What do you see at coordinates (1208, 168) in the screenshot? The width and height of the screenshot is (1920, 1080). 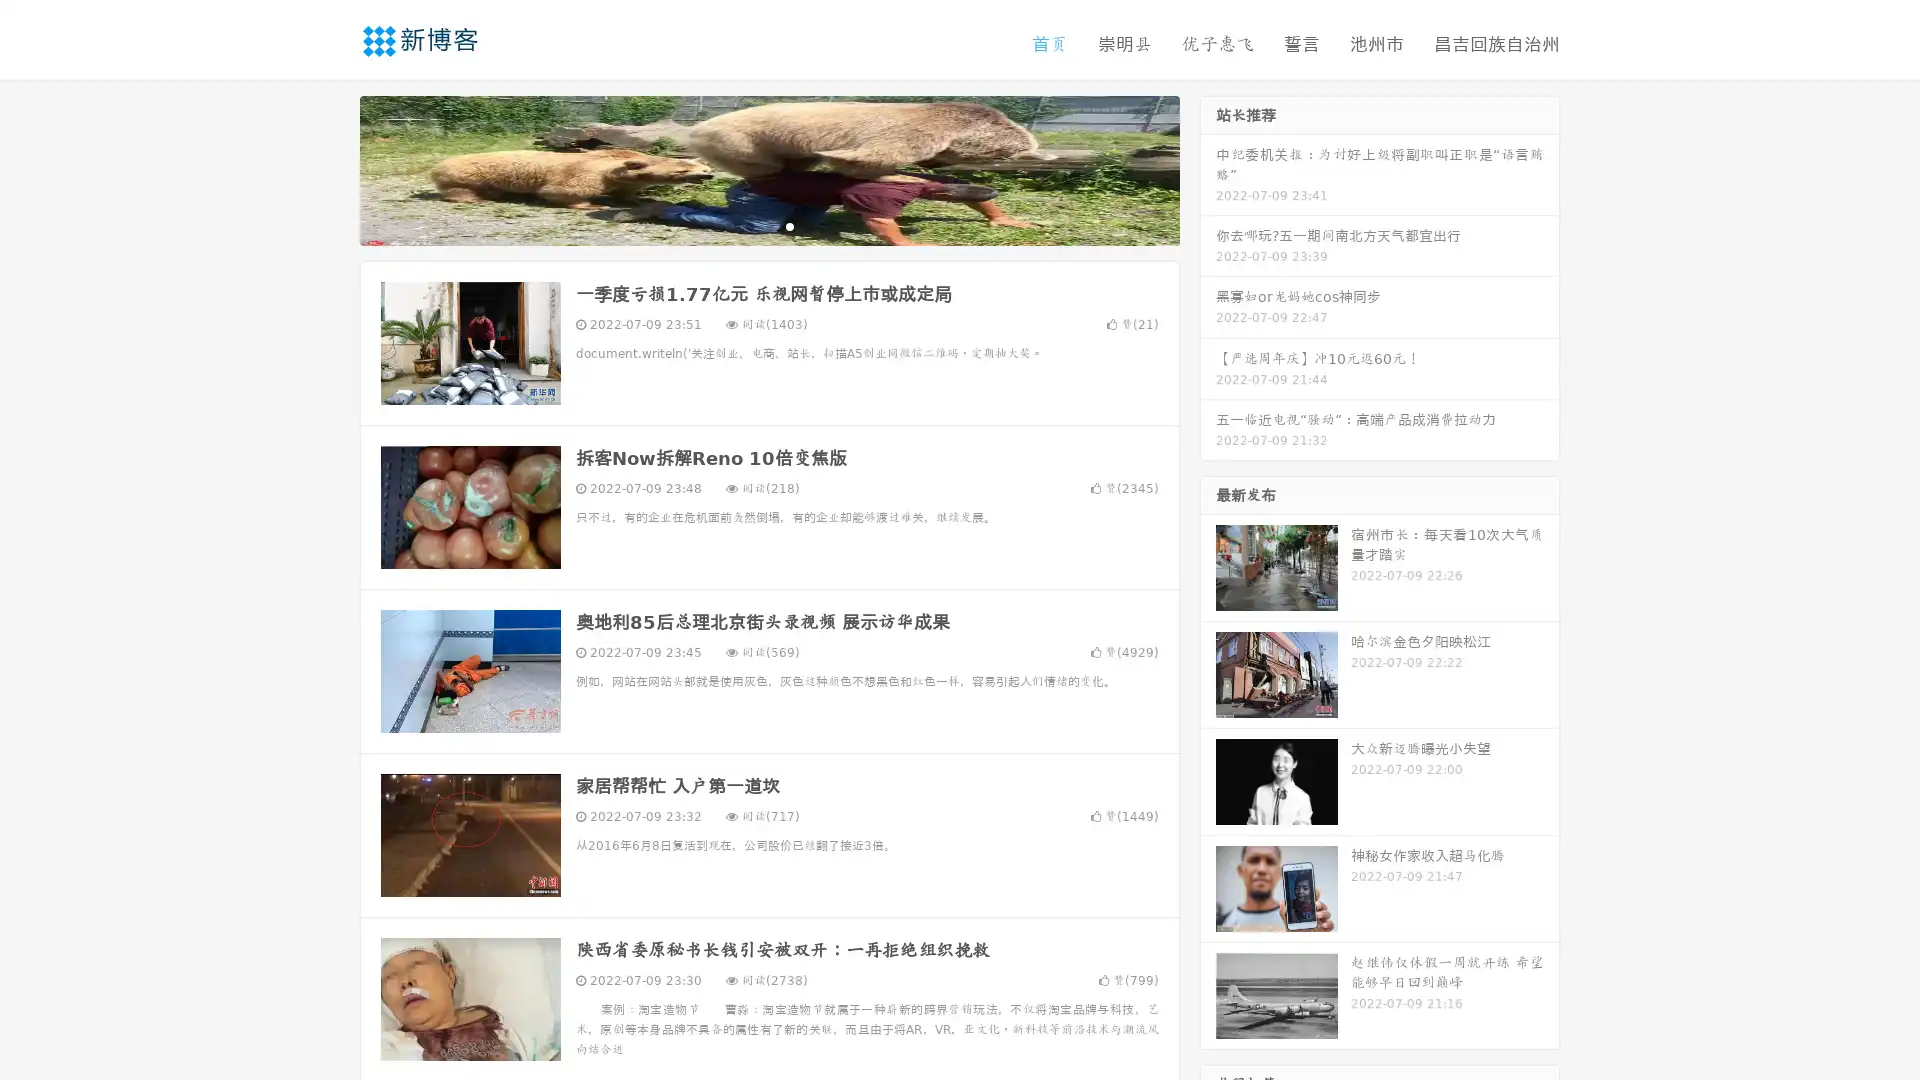 I see `Next slide` at bounding box center [1208, 168].